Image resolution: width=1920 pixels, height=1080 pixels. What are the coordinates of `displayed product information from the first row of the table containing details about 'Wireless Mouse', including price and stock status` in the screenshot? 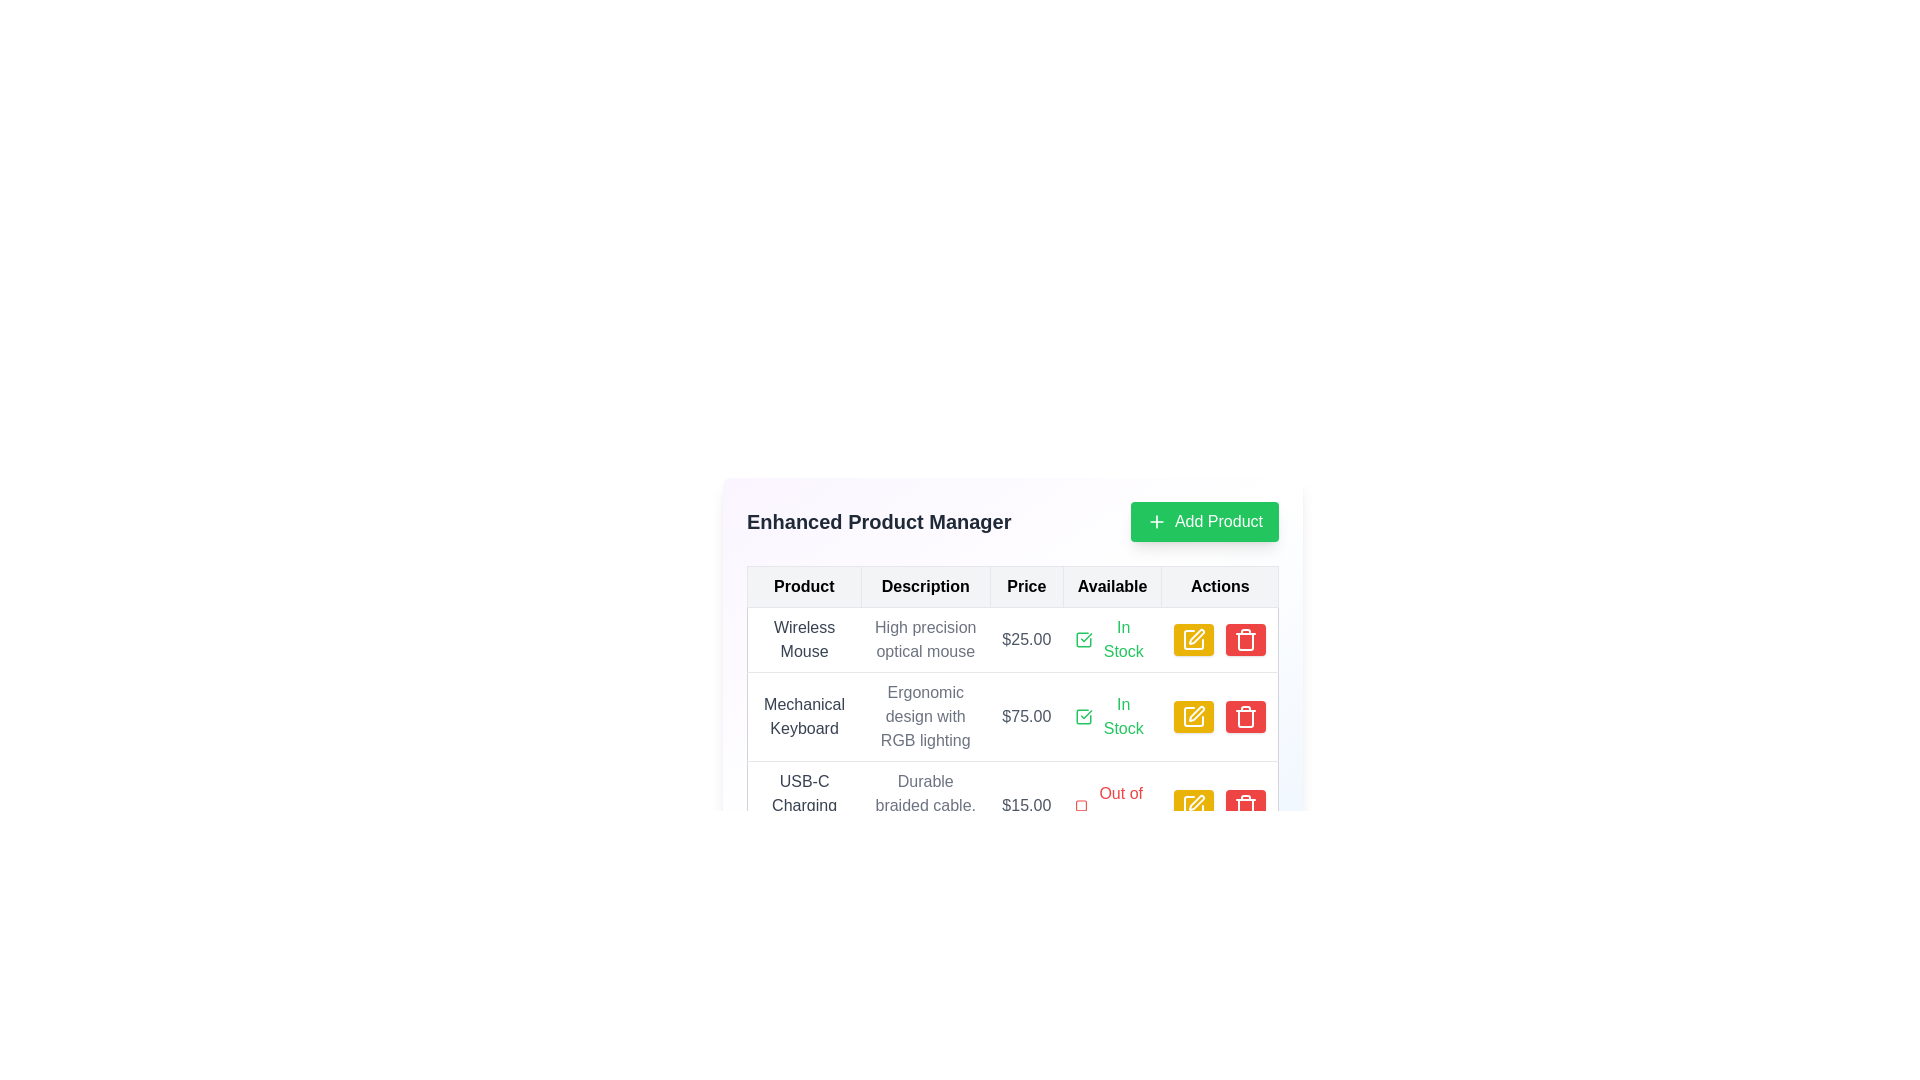 It's located at (1012, 640).